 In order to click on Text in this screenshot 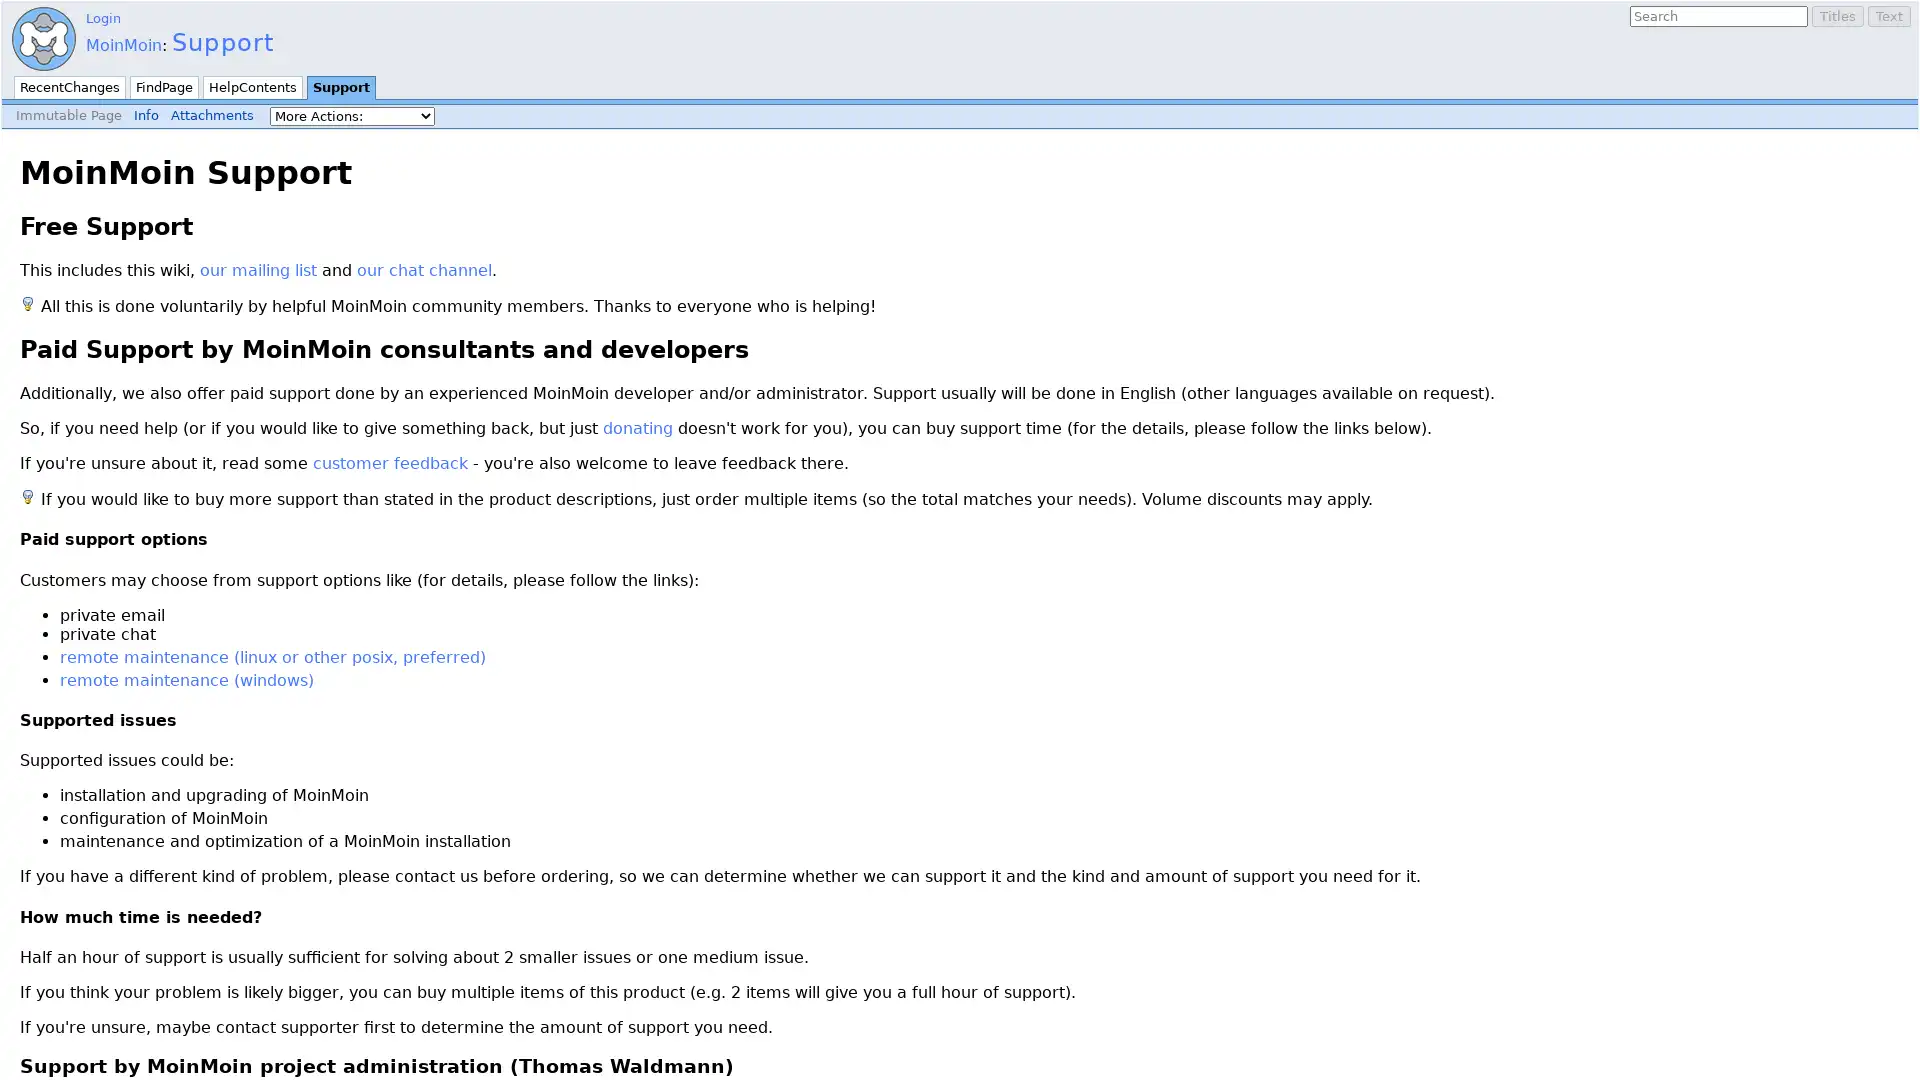, I will do `click(1888, 16)`.